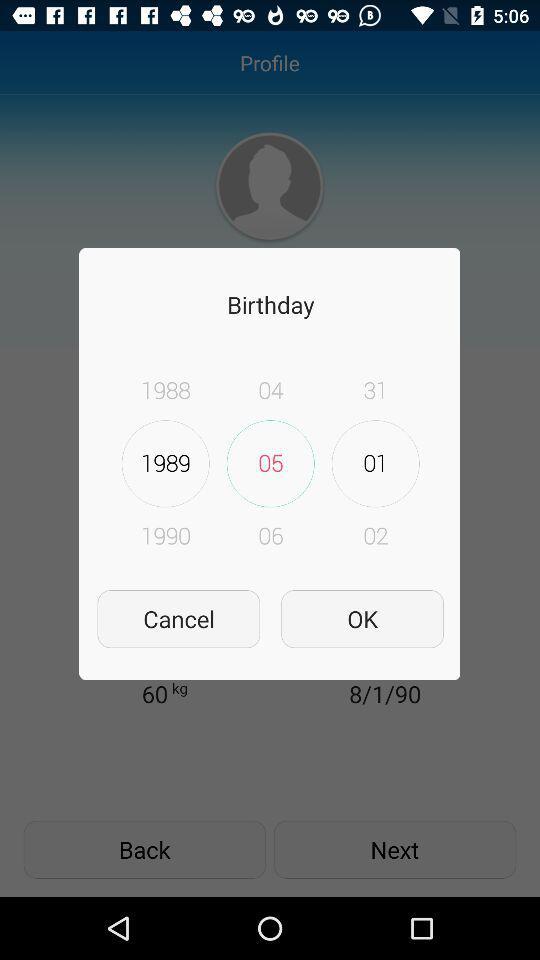  Describe the element at coordinates (178, 618) in the screenshot. I see `cancel item` at that location.